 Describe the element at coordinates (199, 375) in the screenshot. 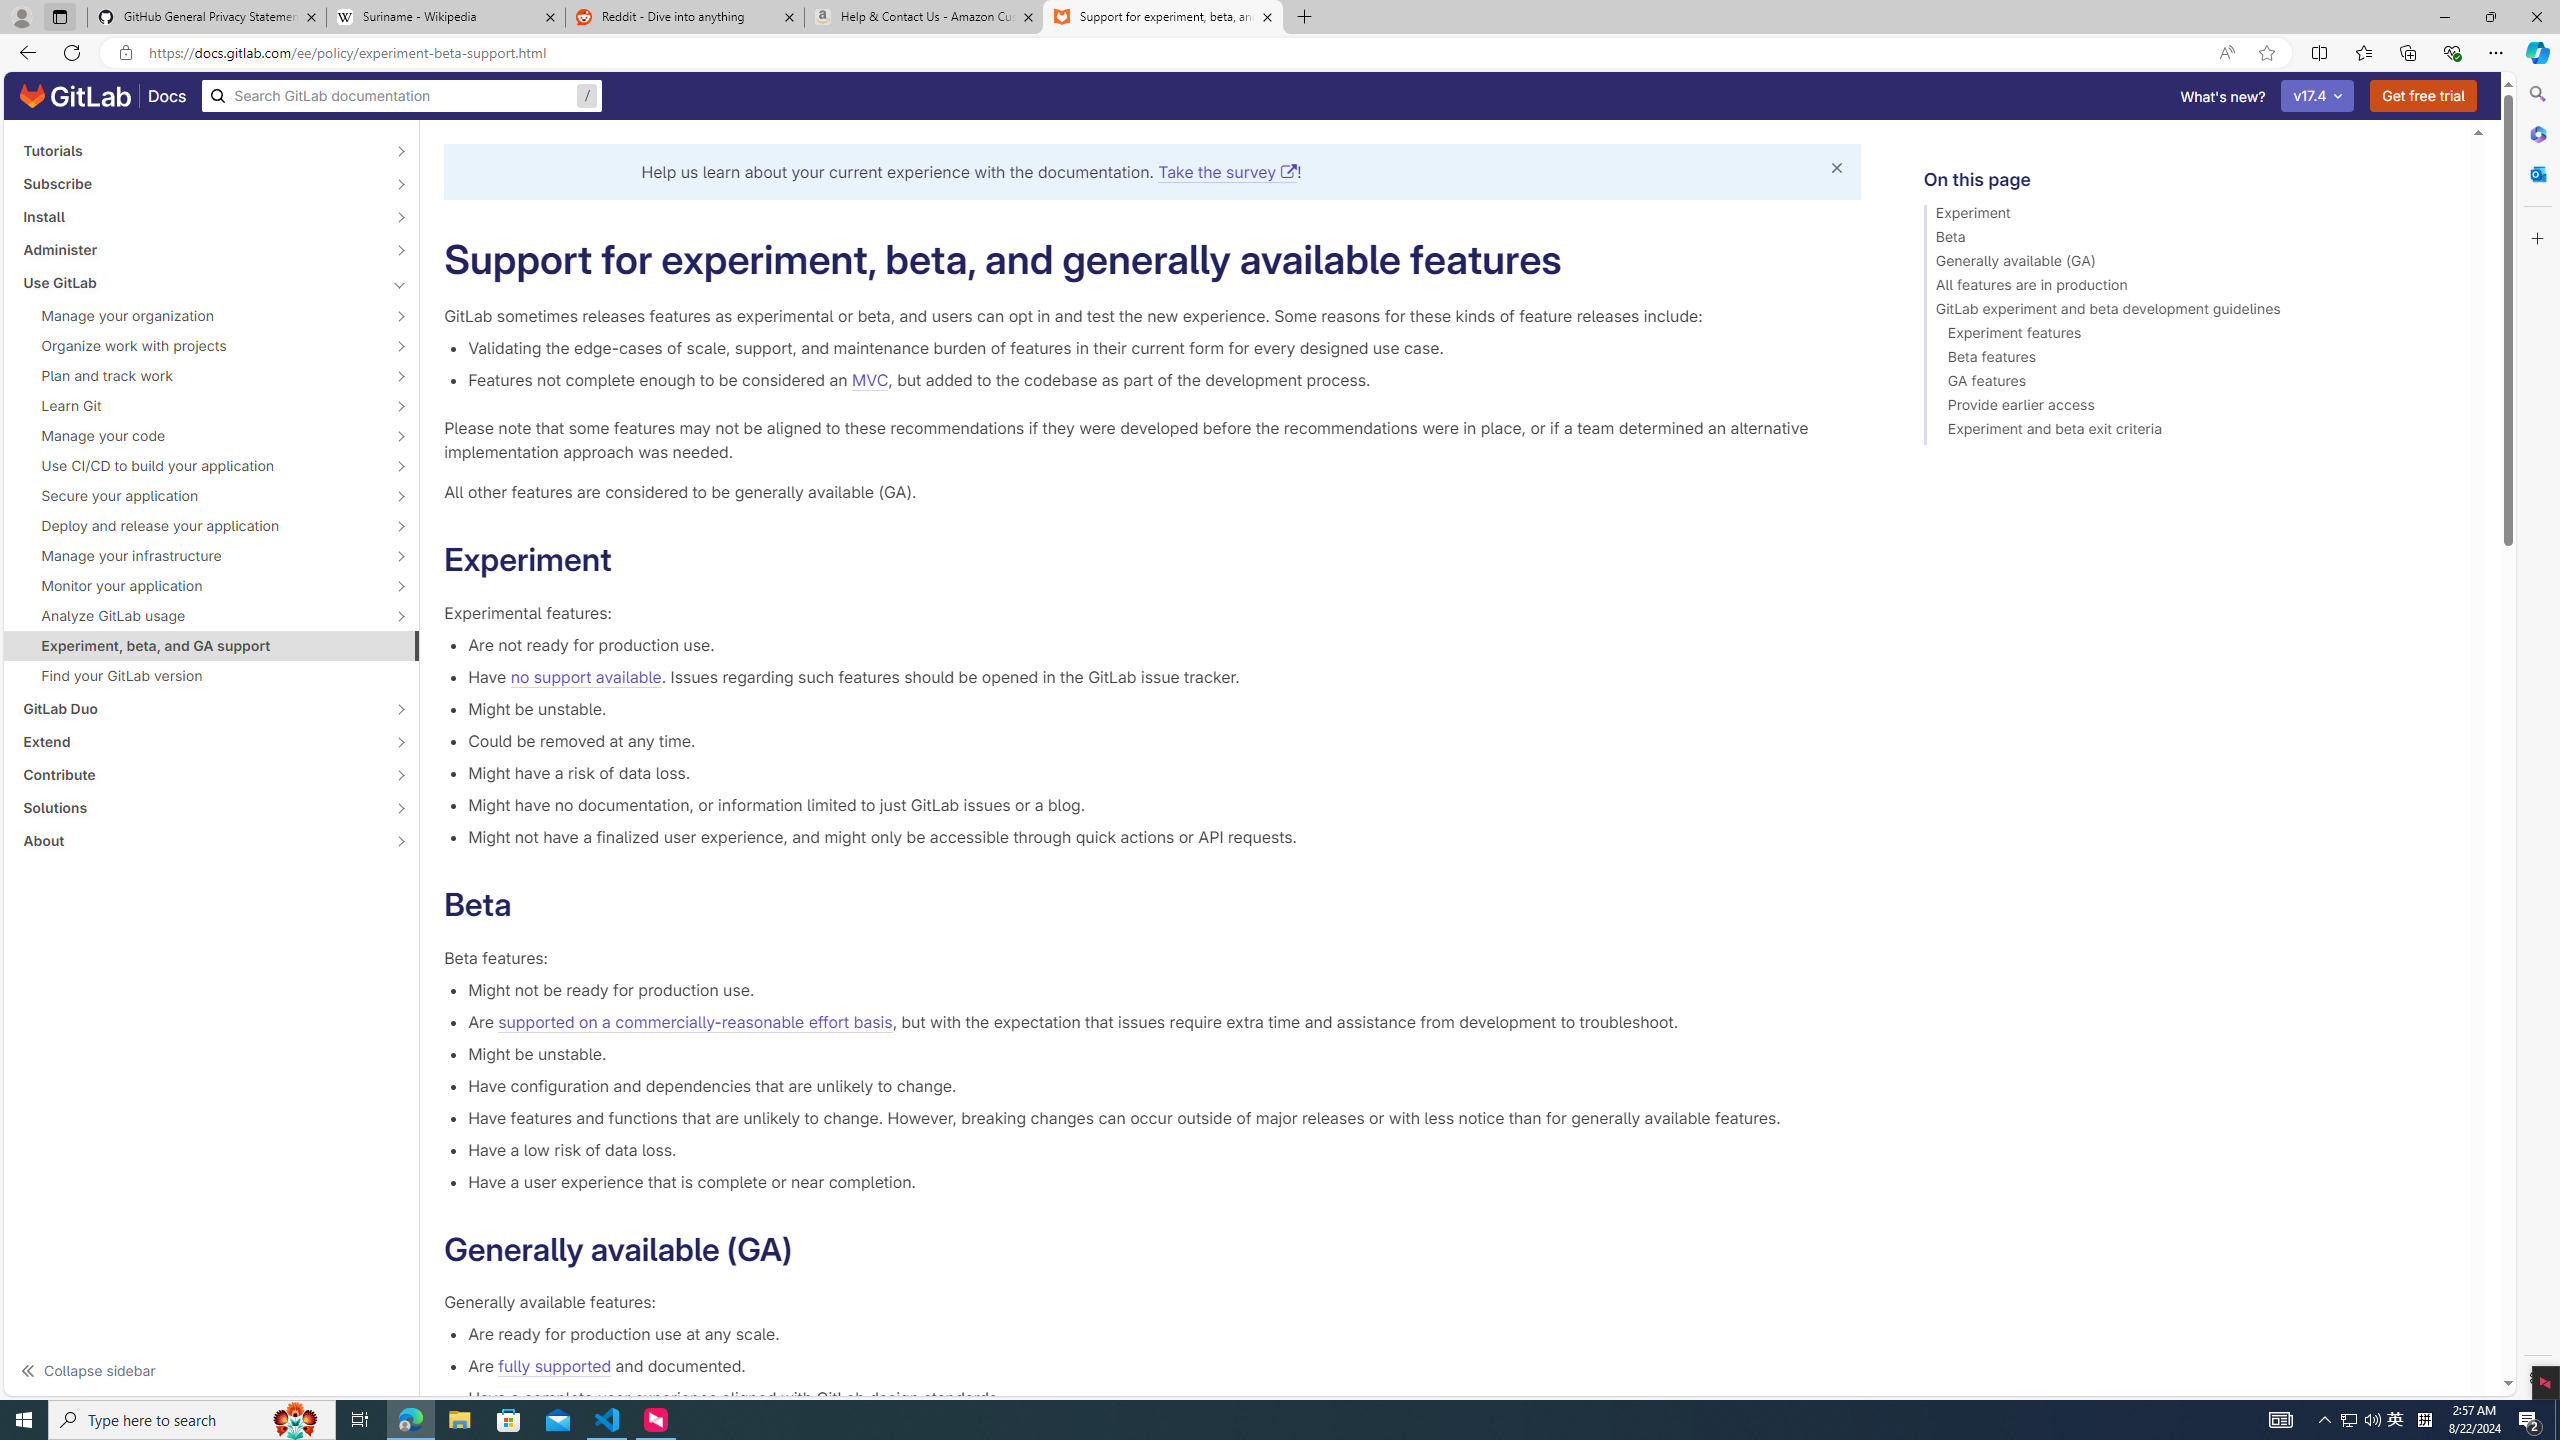

I see `'Plan and track work'` at that location.